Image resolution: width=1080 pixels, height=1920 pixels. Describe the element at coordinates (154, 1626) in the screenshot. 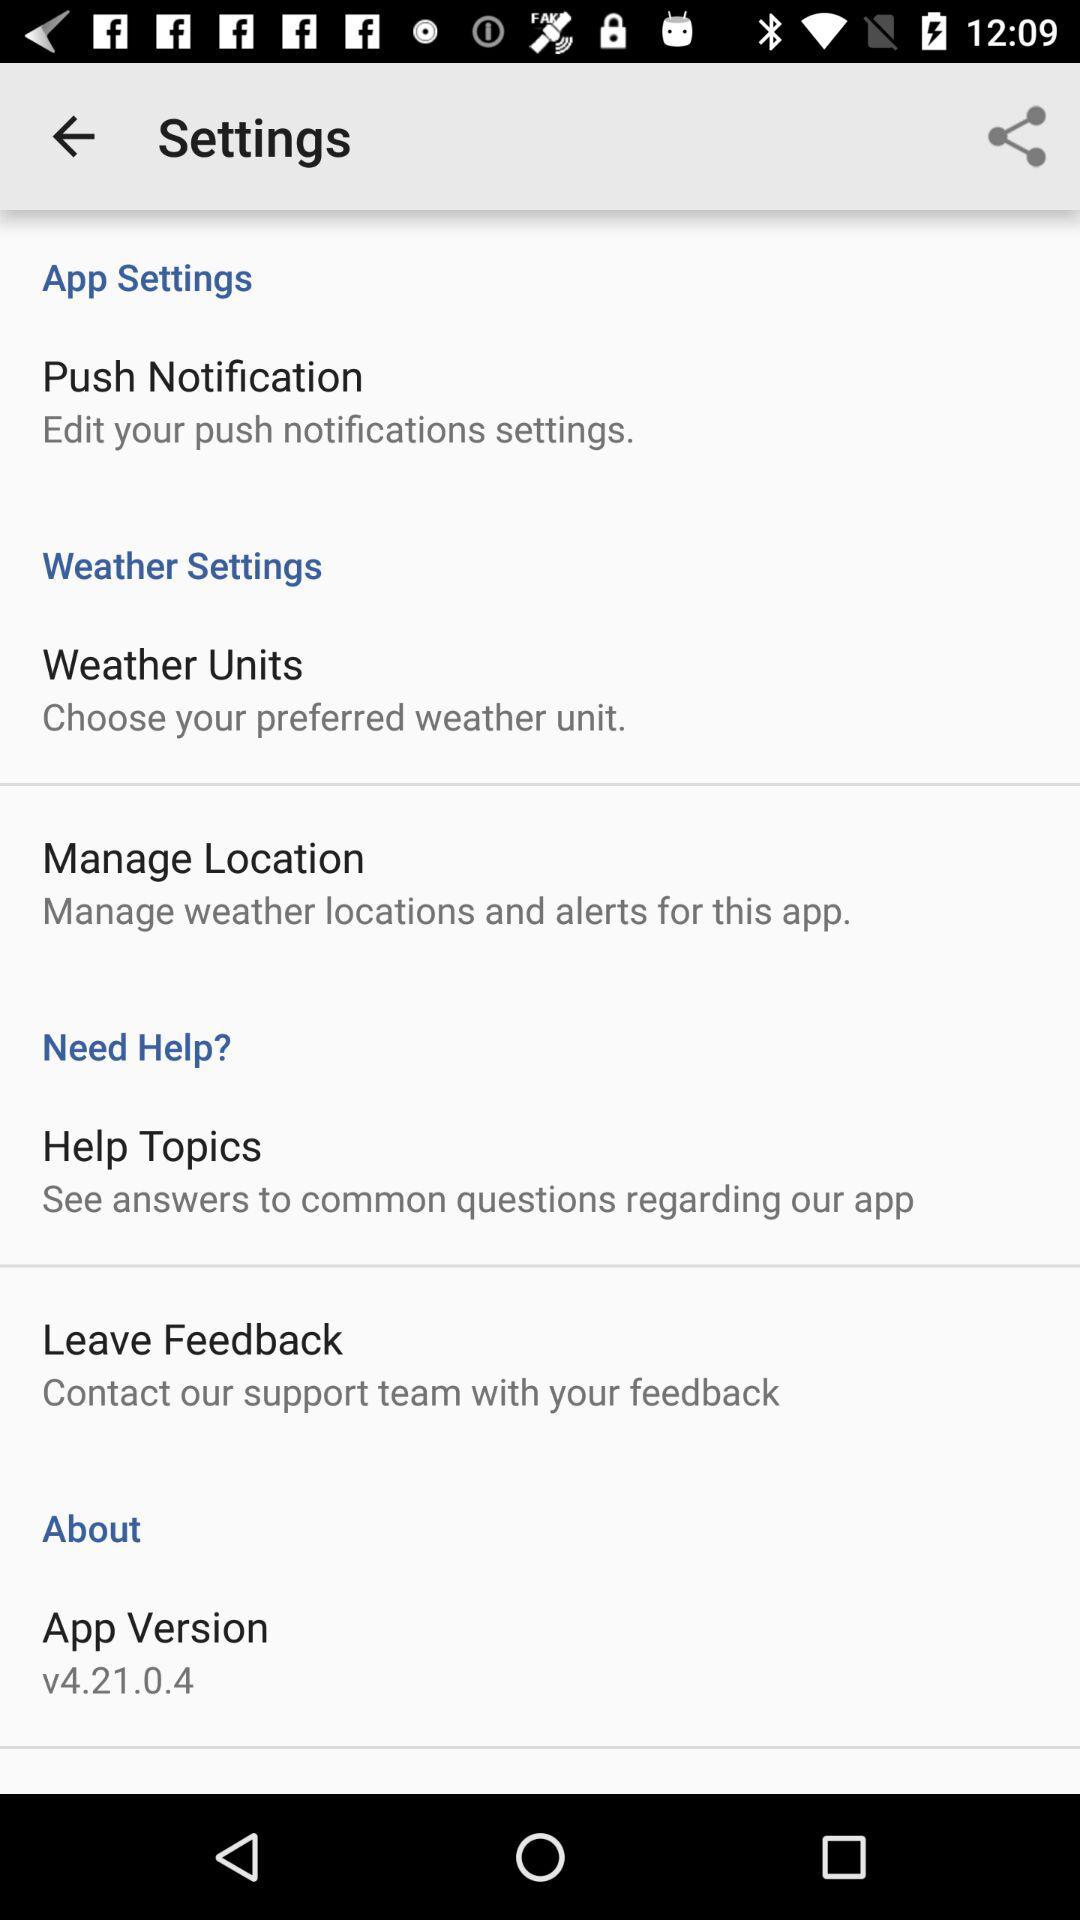

I see `item above v4 21 0` at that location.